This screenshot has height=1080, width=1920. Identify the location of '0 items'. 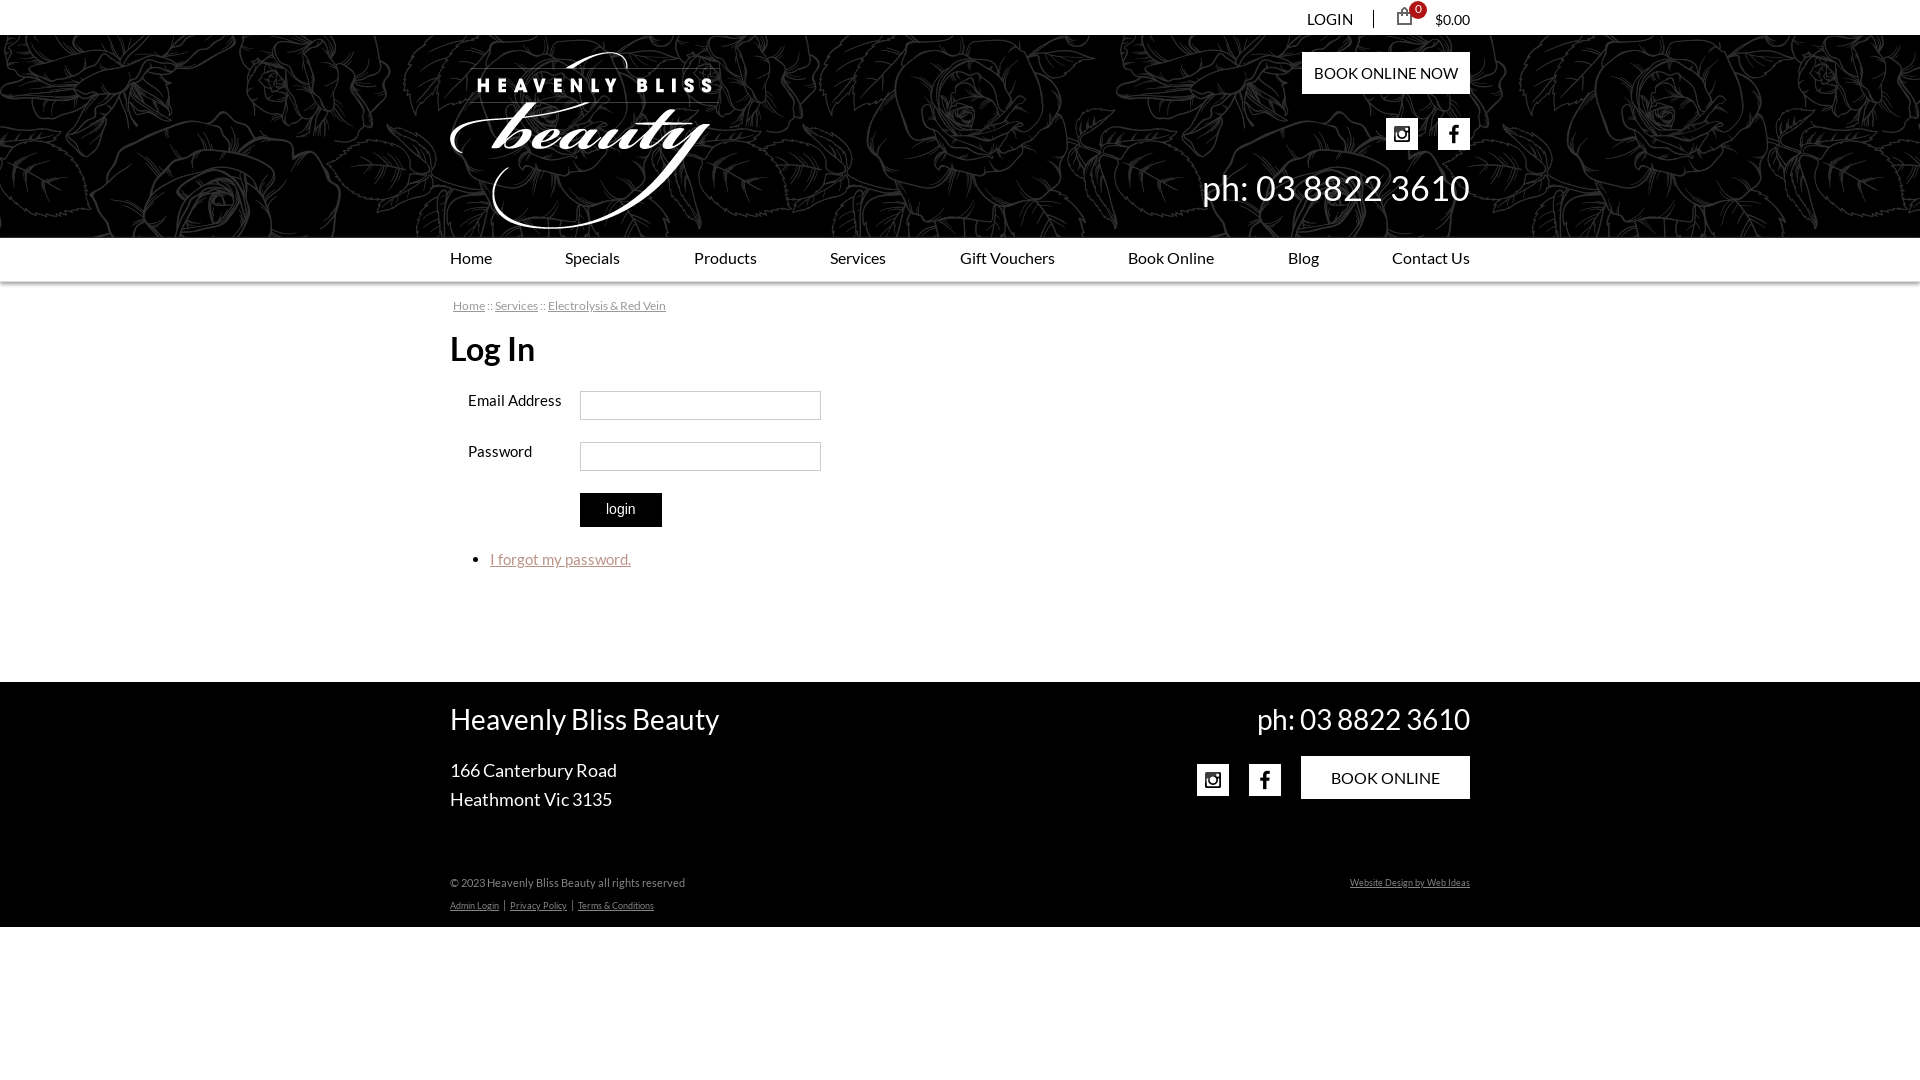
(1408, 10).